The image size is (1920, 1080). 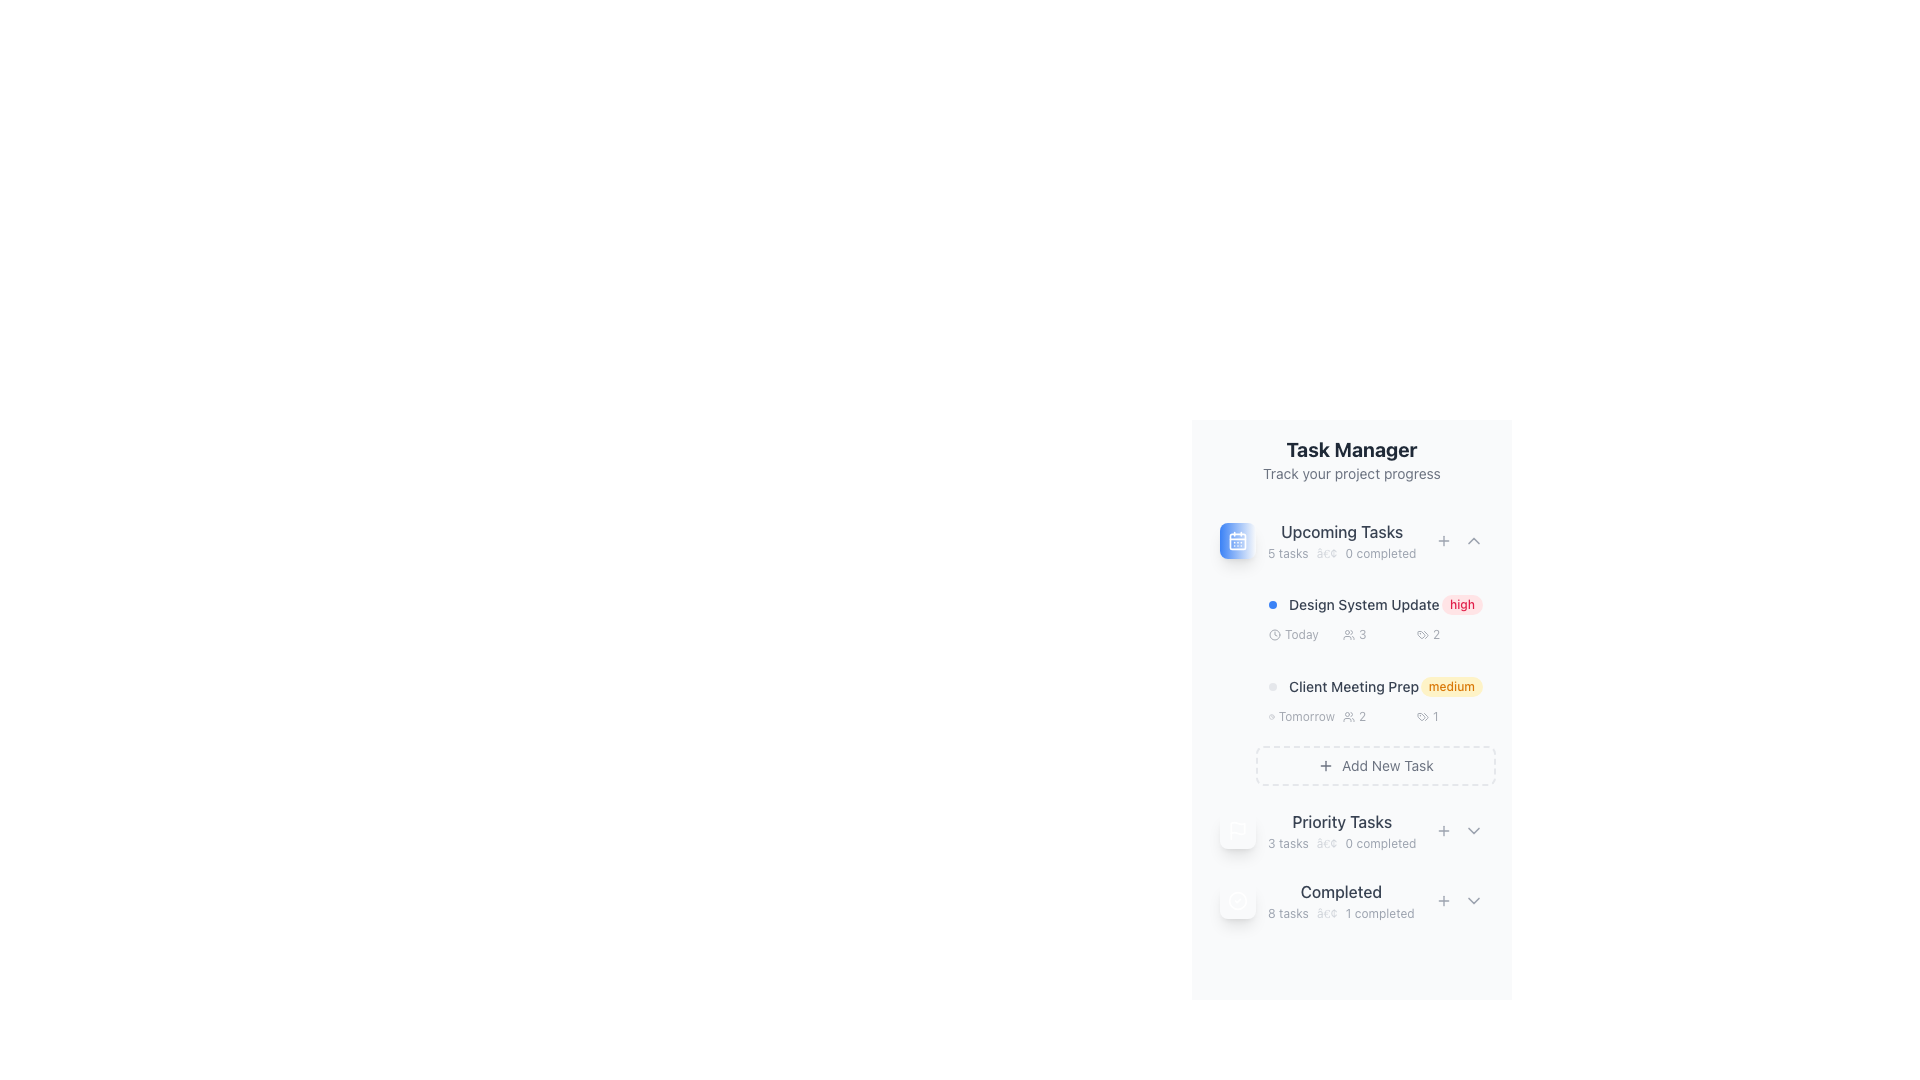 I want to click on the text label displaying 'Design System Update' located in the 'Upcoming Tasks' section of the task manager interface, so click(x=1363, y=604).